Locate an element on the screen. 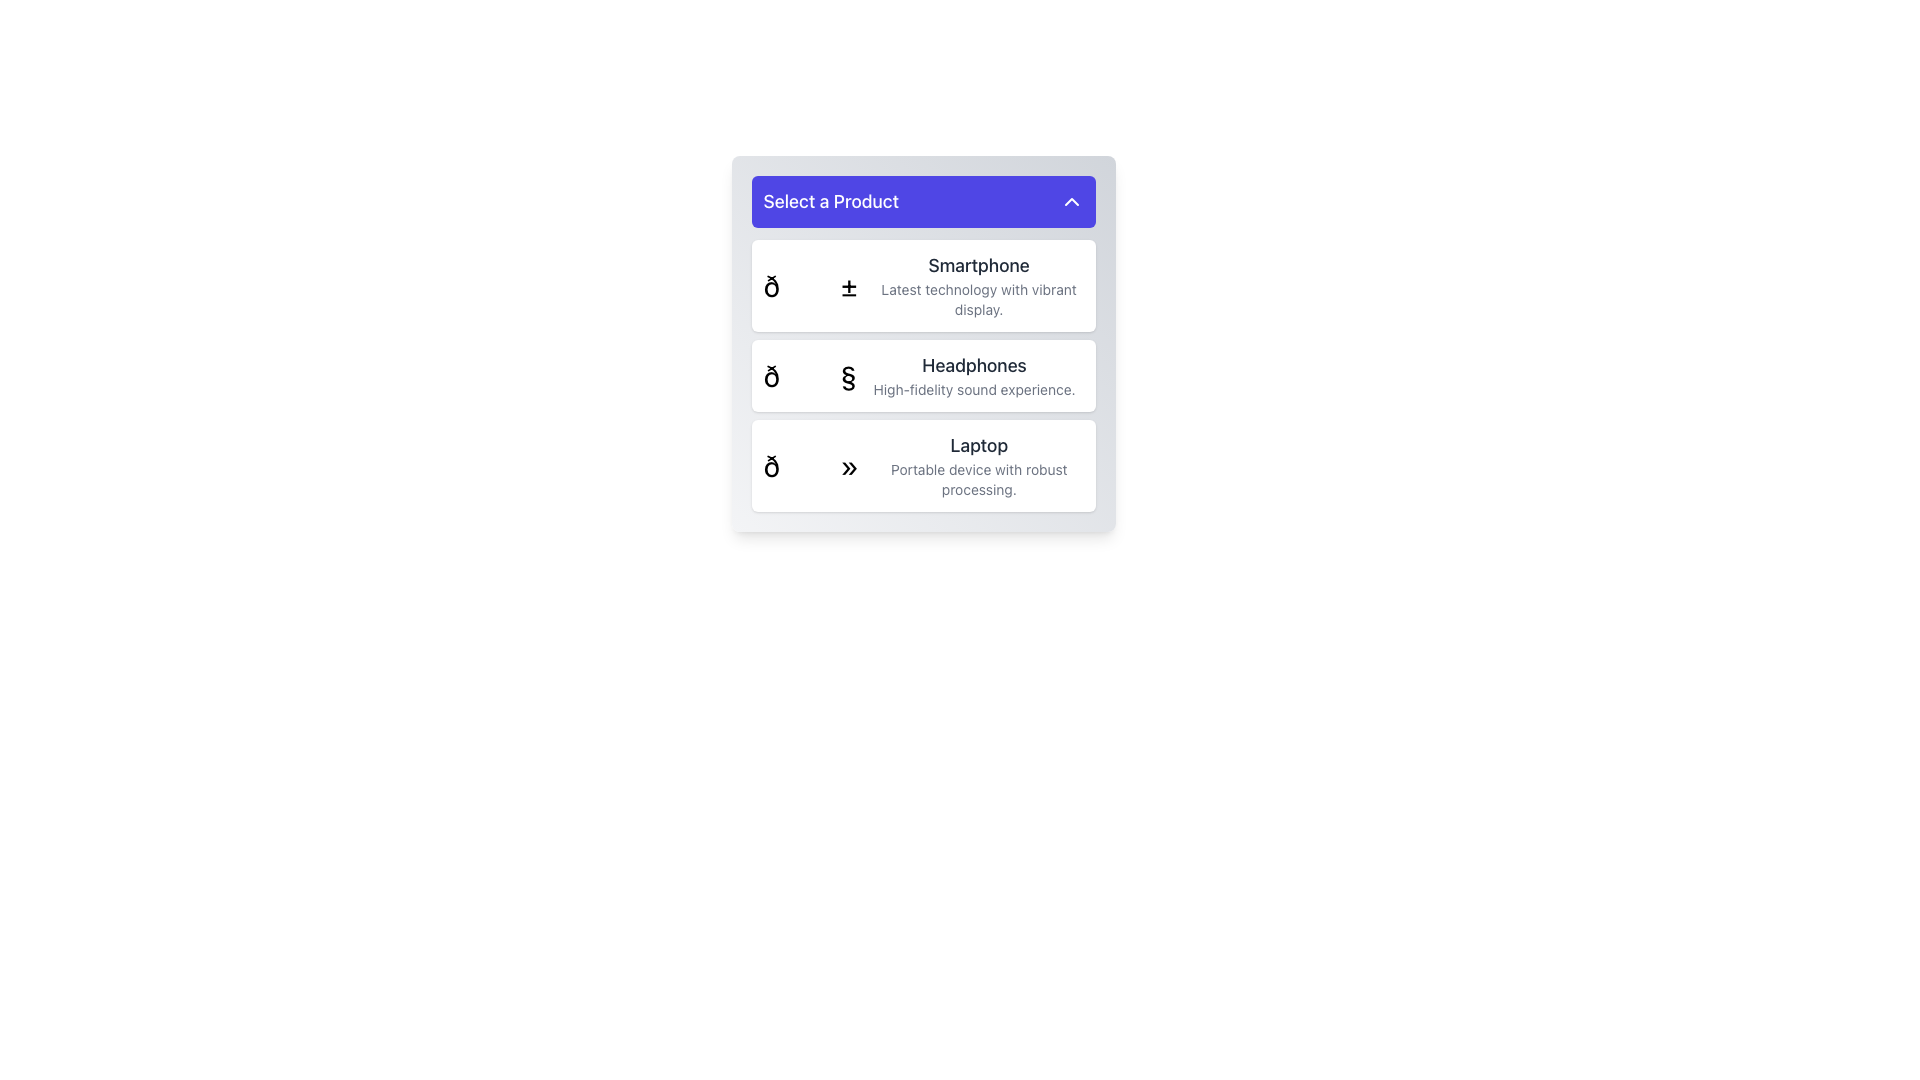  text from the label displaying 'Select a Product' which is positioned above the product list and to the left of the chevron icon is located at coordinates (831, 201).